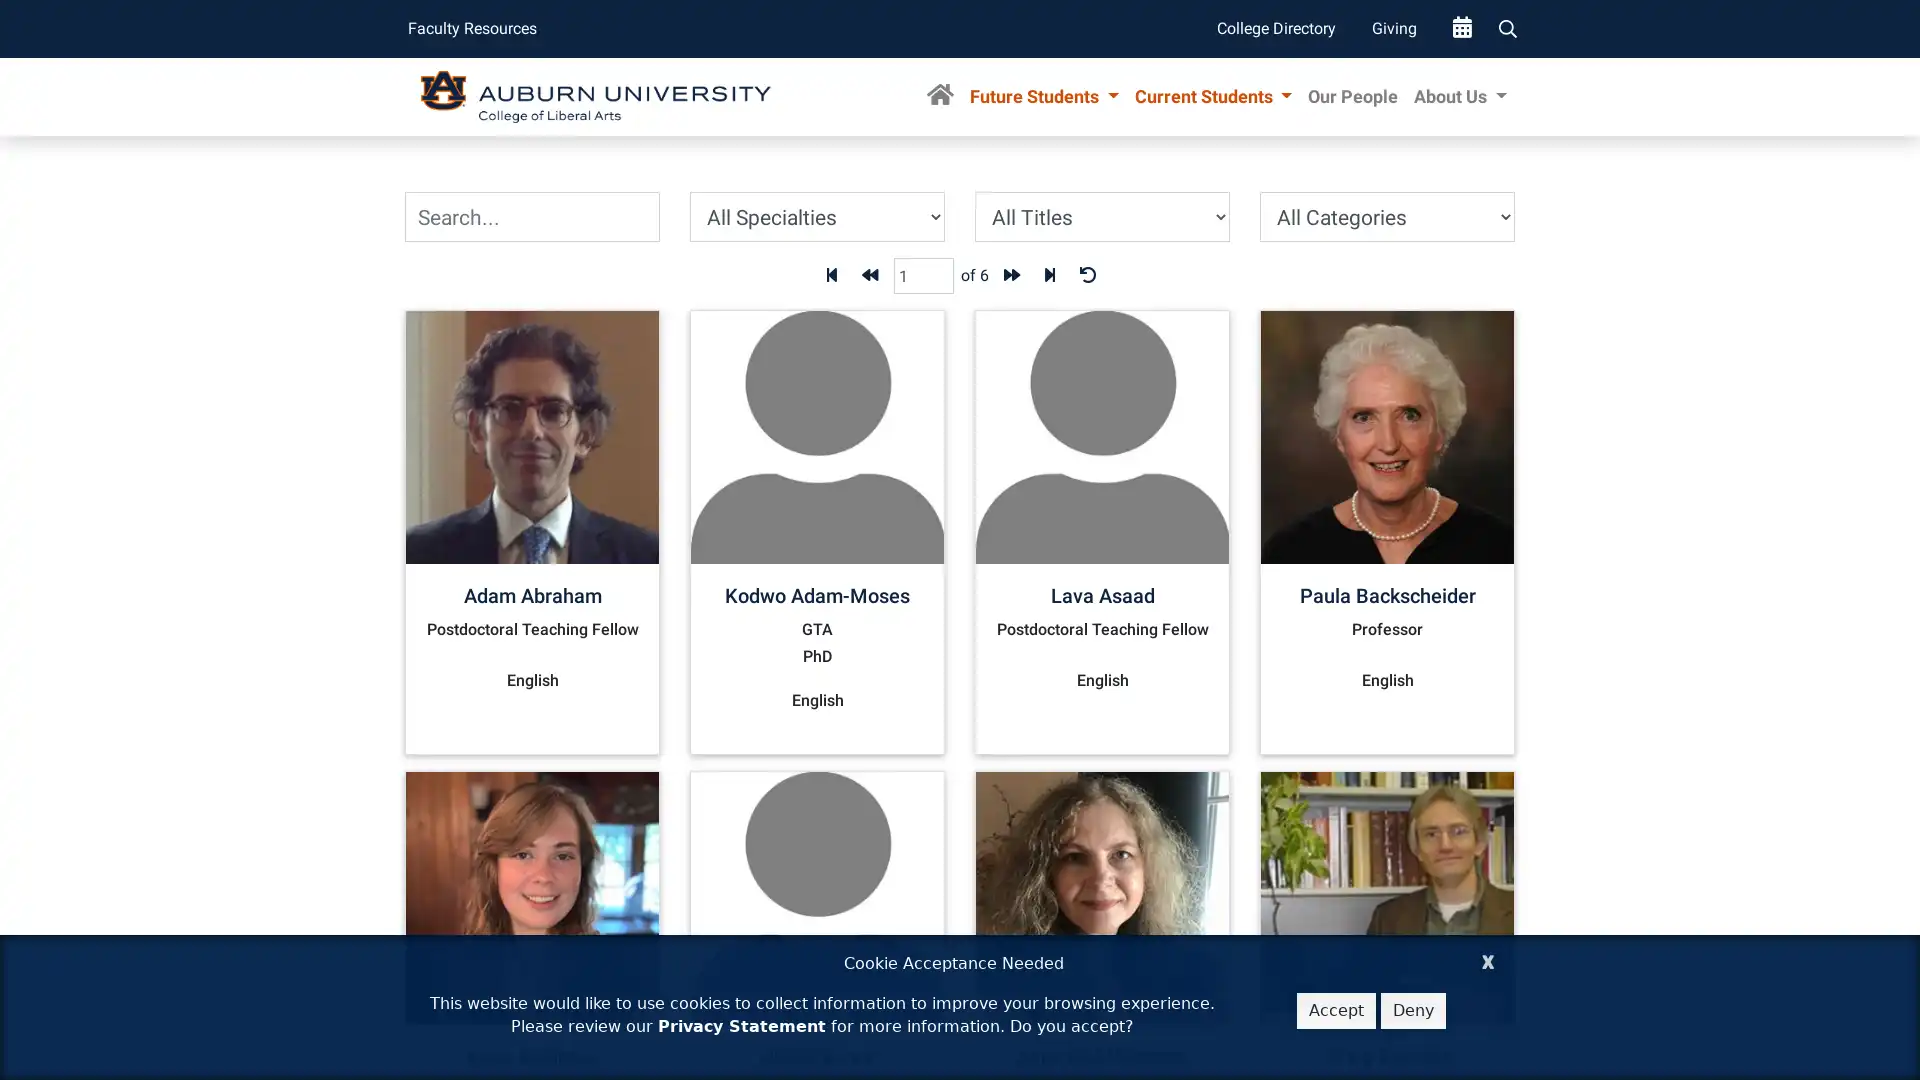 Image resolution: width=1920 pixels, height=1080 pixels. I want to click on of 6, so click(974, 276).